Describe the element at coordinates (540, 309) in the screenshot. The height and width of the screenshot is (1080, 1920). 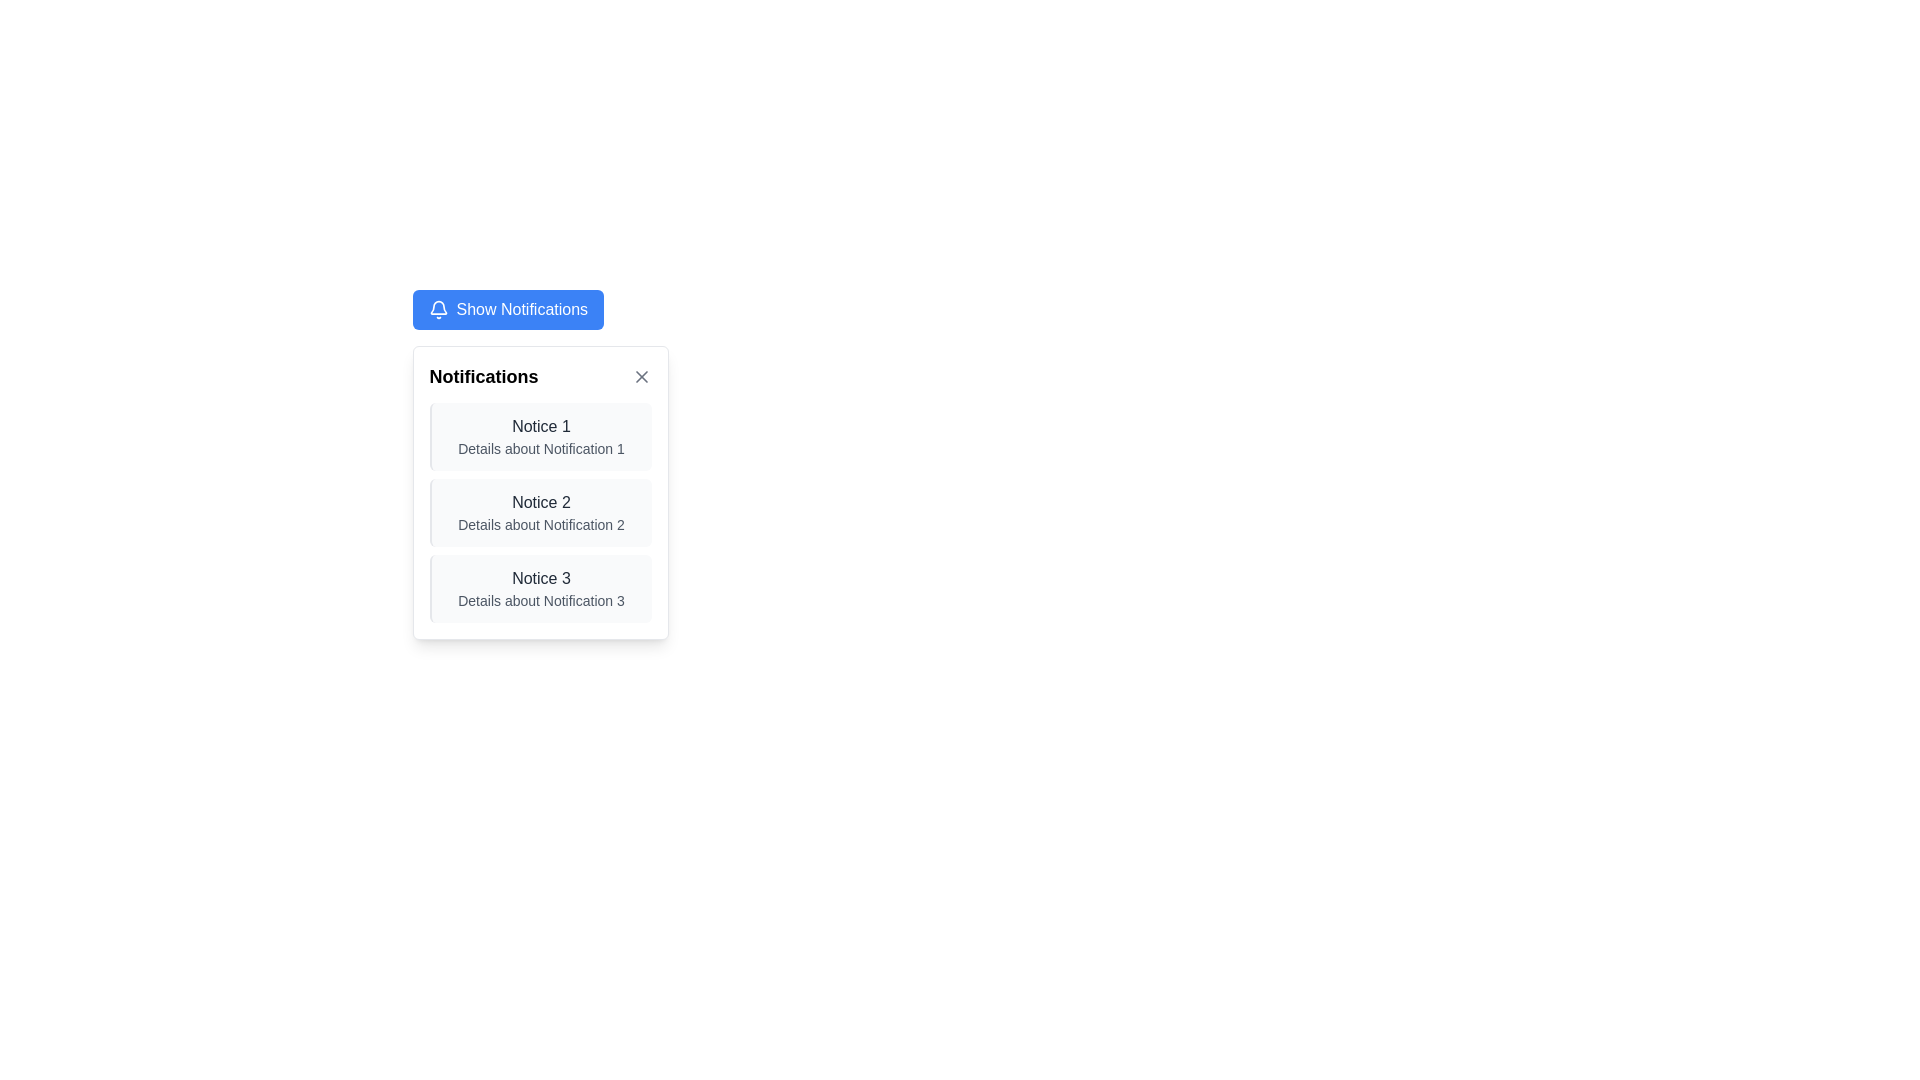
I see `the button with a blue background that has a bell icon and the text 'Show Notifications' to show or hide notifications` at that location.